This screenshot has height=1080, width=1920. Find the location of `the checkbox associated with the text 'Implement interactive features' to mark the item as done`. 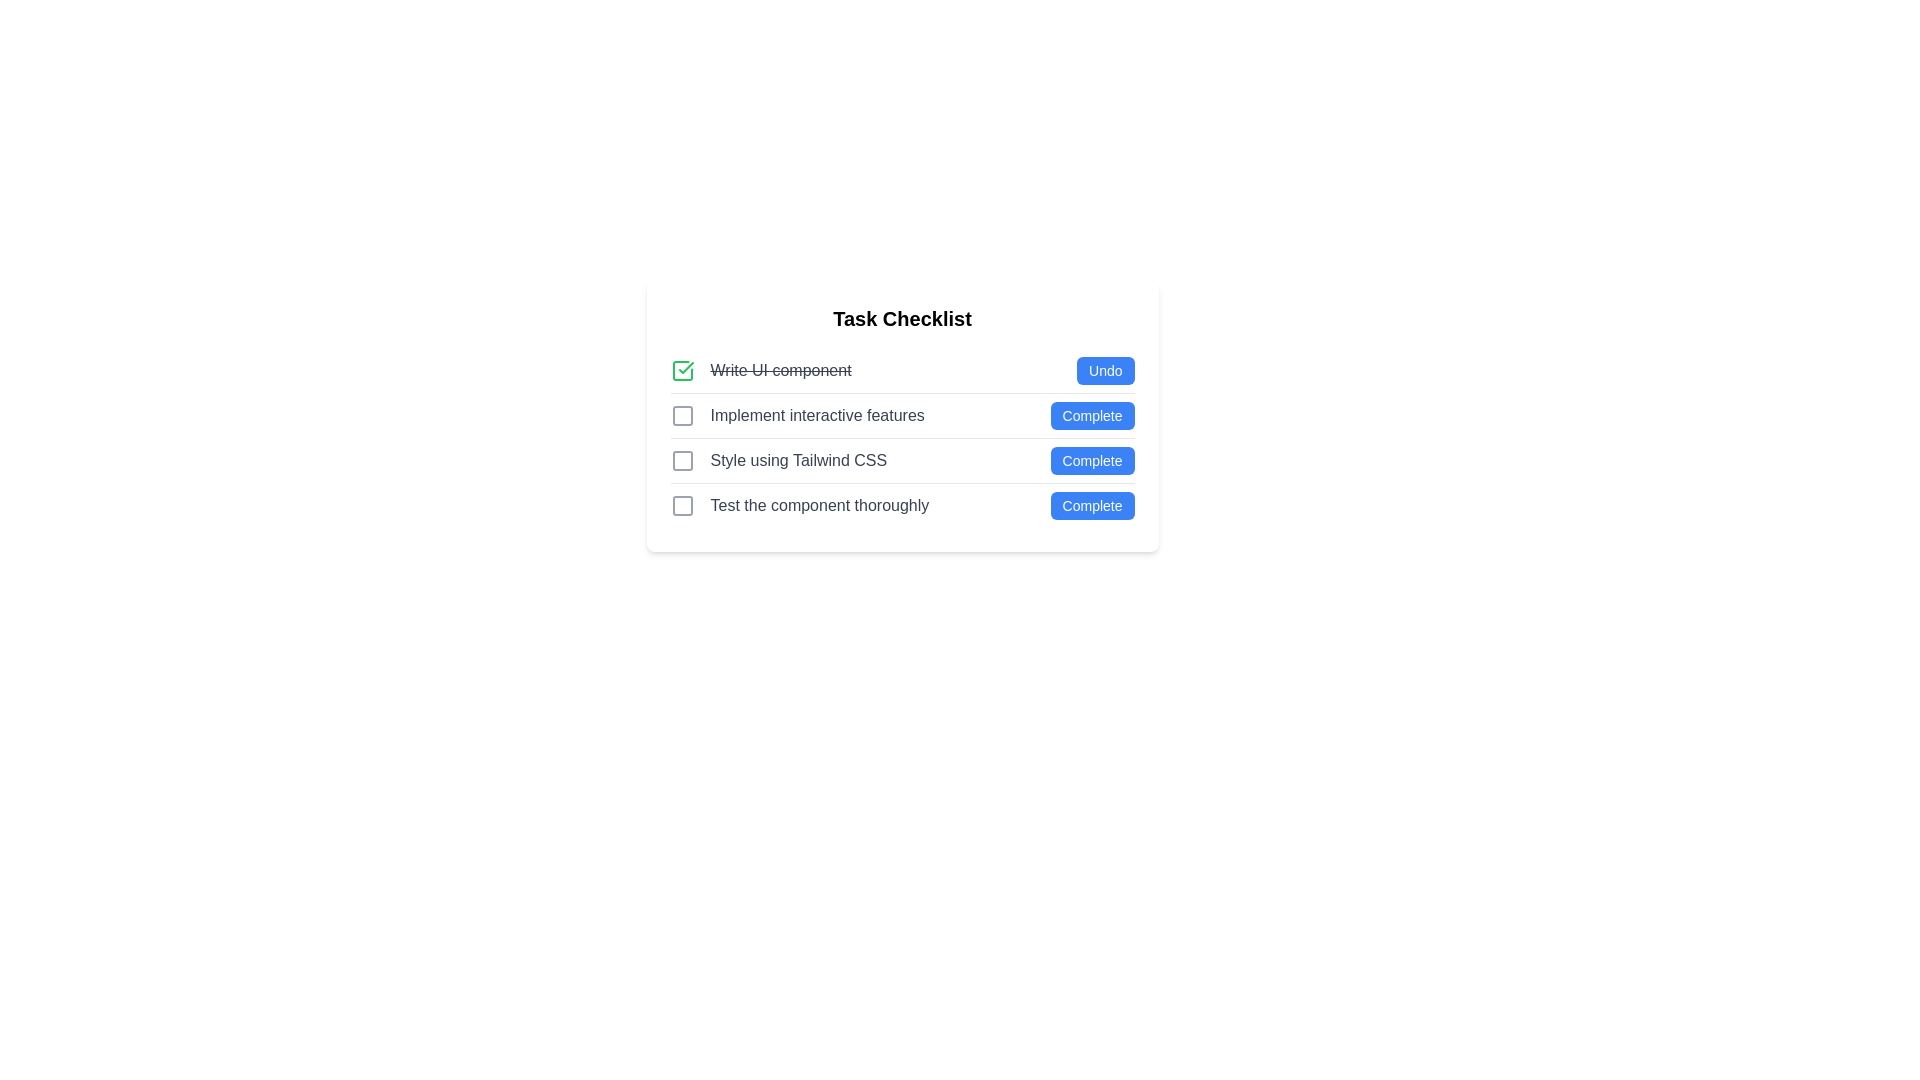

the checkbox associated with the text 'Implement interactive features' to mark the item as done is located at coordinates (796, 415).